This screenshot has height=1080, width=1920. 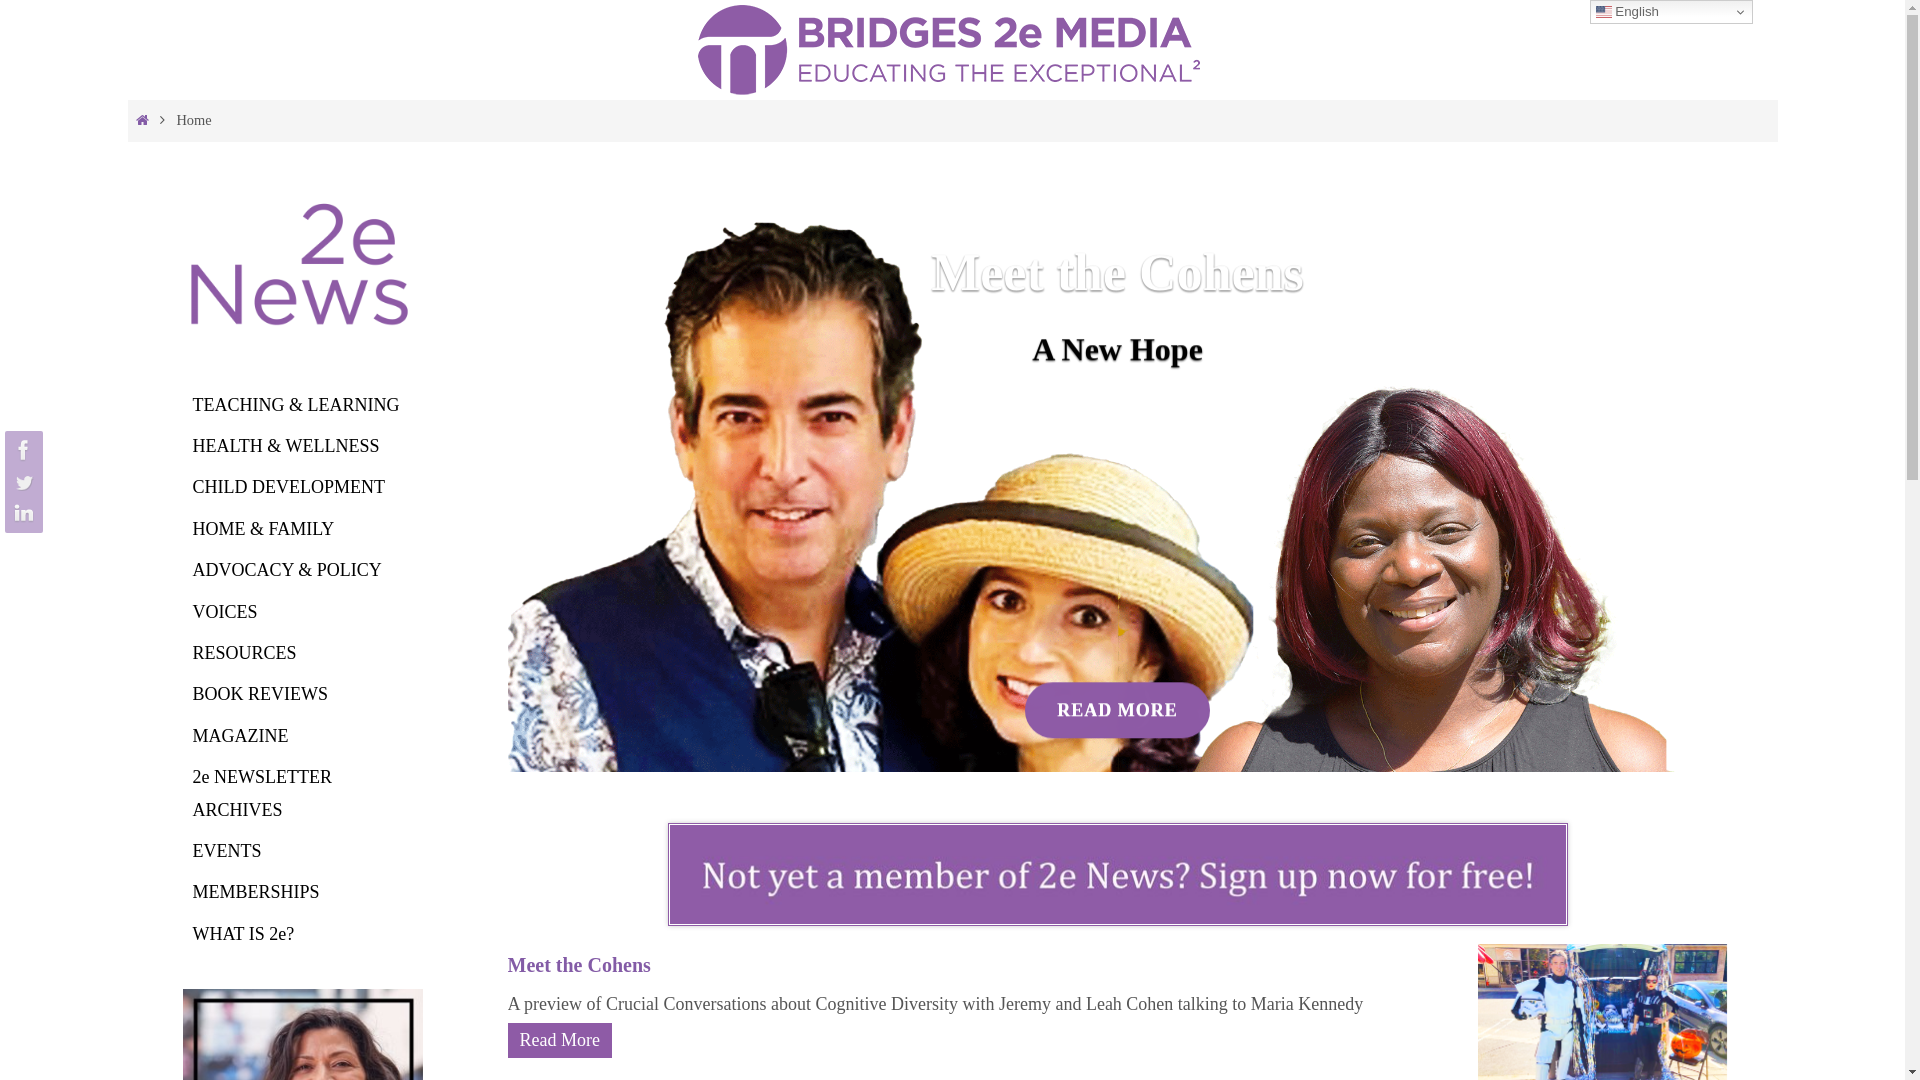 What do you see at coordinates (294, 405) in the screenshot?
I see `'TEACHING & LEARNING'` at bounding box center [294, 405].